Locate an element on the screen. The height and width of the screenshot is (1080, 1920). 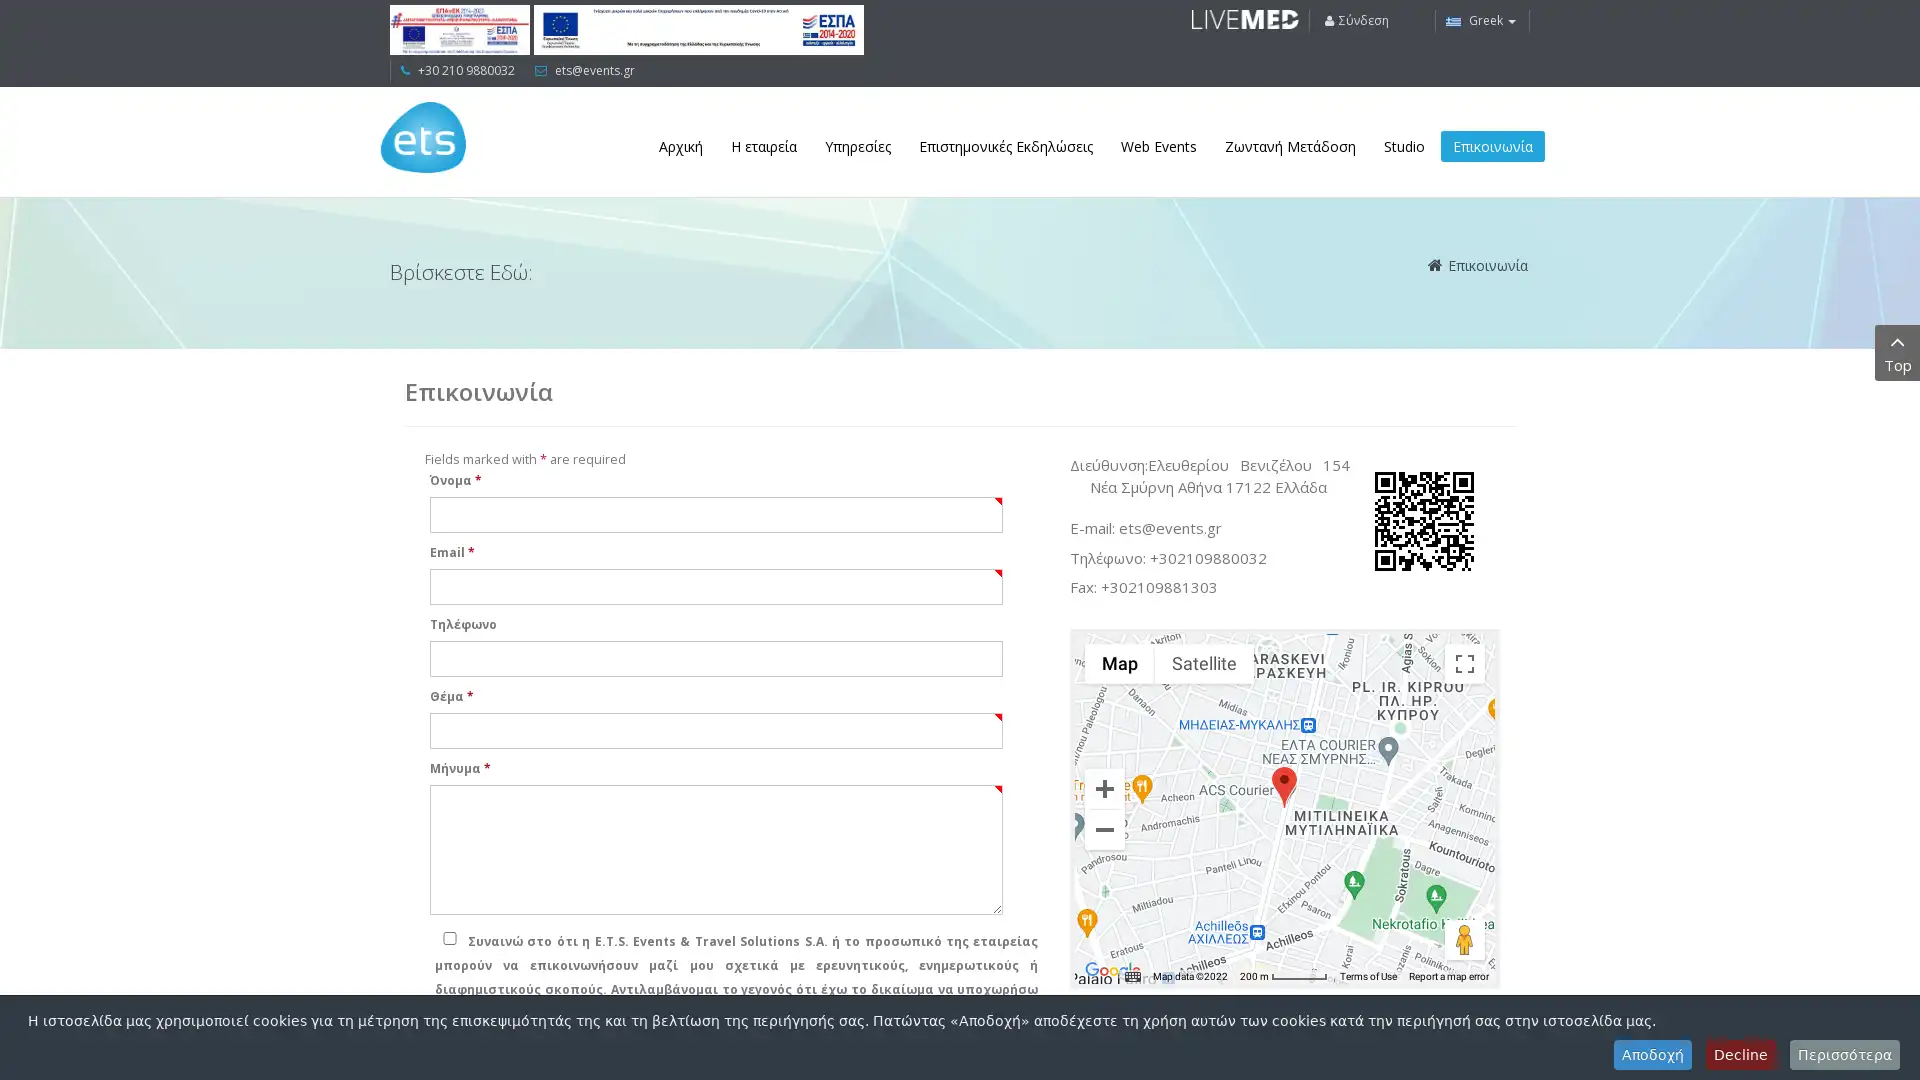
Toggle fullscreen view is located at coordinates (1464, 663).